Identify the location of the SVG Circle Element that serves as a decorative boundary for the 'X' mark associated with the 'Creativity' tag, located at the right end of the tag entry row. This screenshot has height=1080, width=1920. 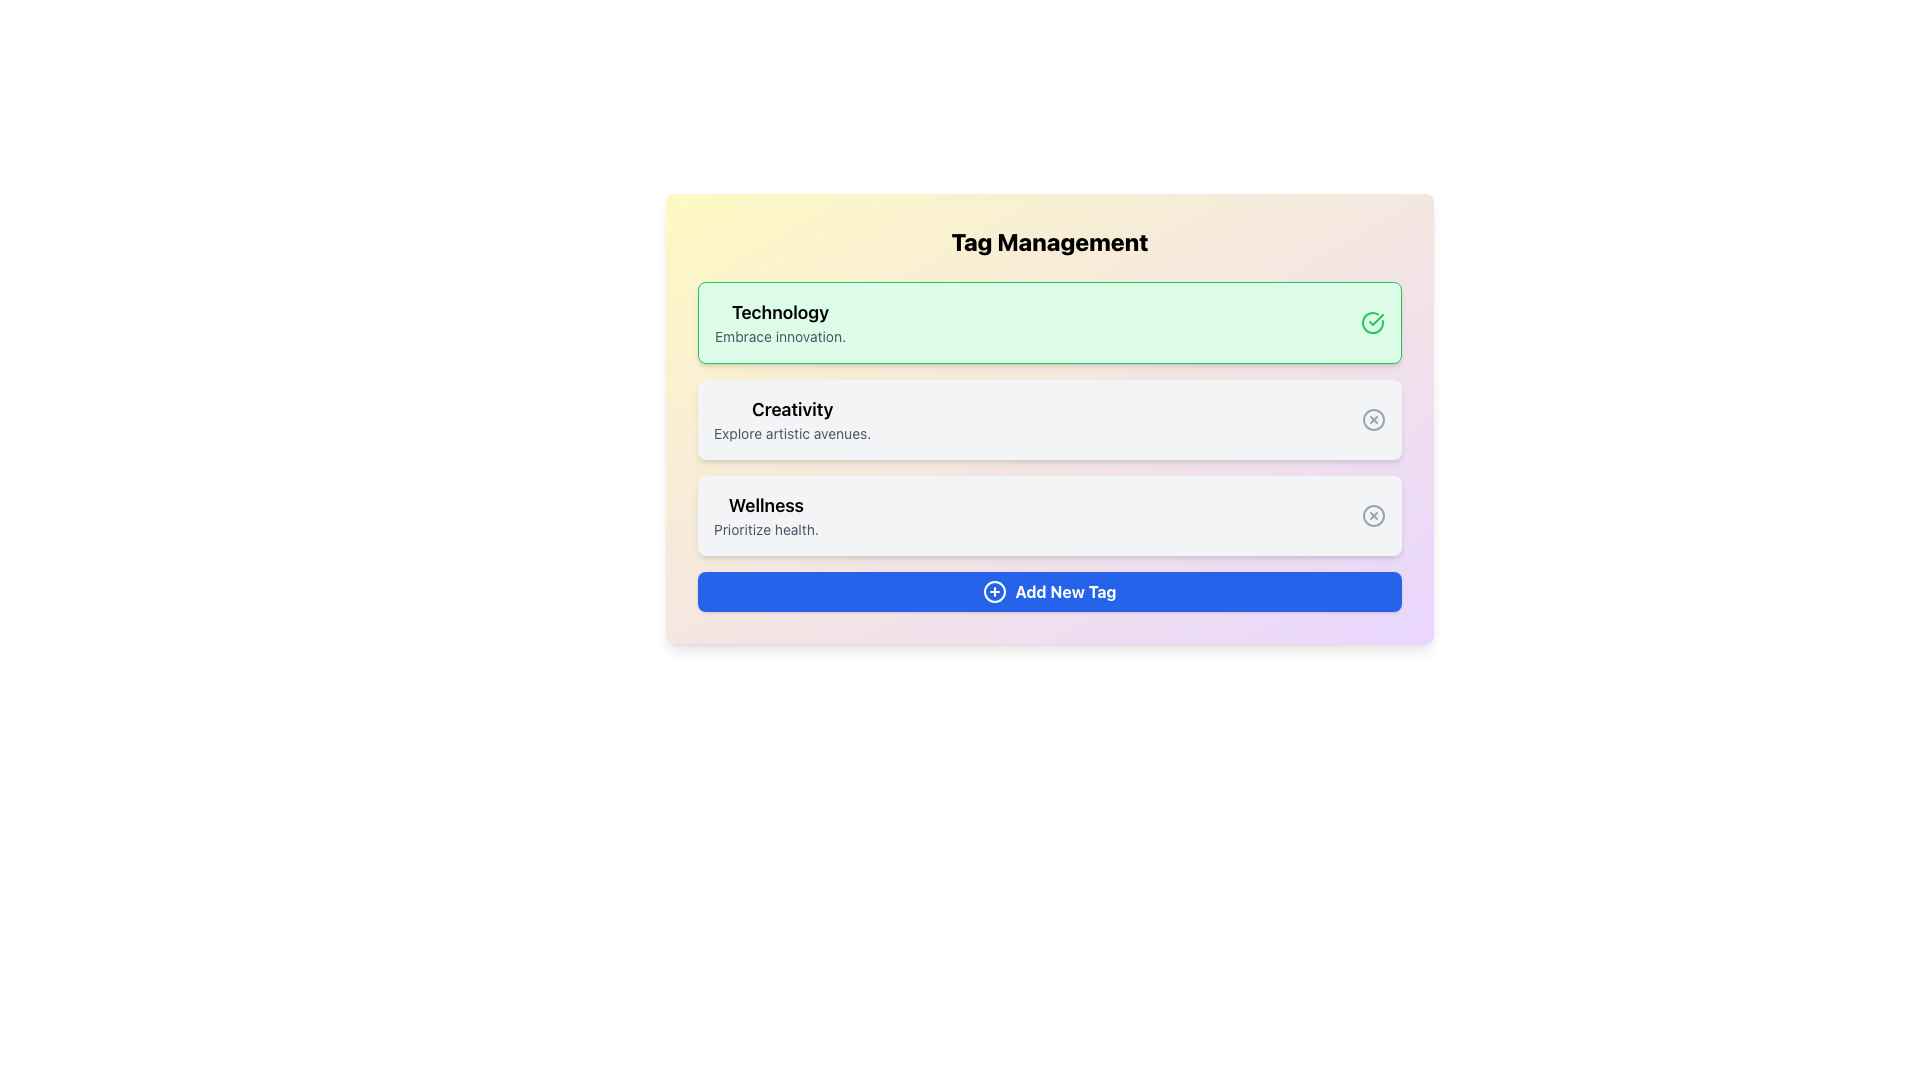
(1372, 419).